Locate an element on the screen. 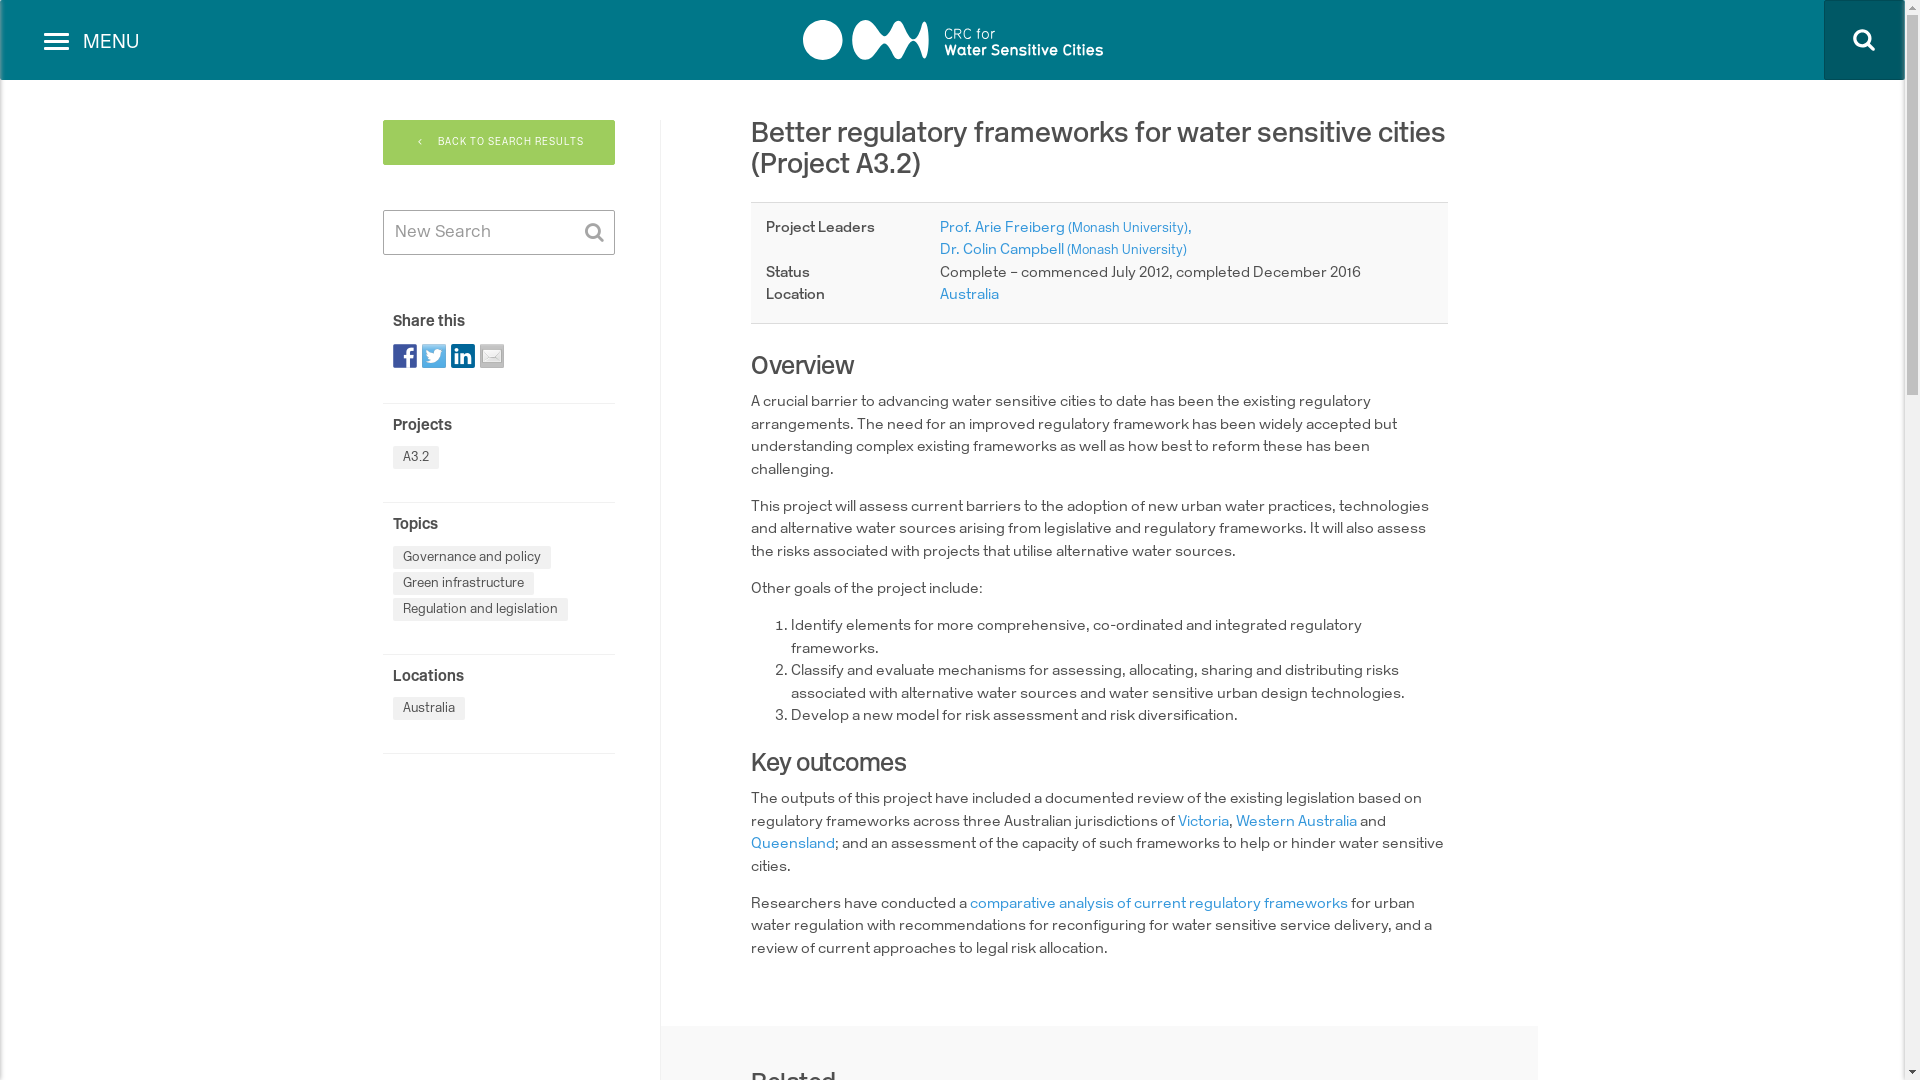 Image resolution: width=1920 pixels, height=1080 pixels. 'Share by email' is located at coordinates (491, 354).